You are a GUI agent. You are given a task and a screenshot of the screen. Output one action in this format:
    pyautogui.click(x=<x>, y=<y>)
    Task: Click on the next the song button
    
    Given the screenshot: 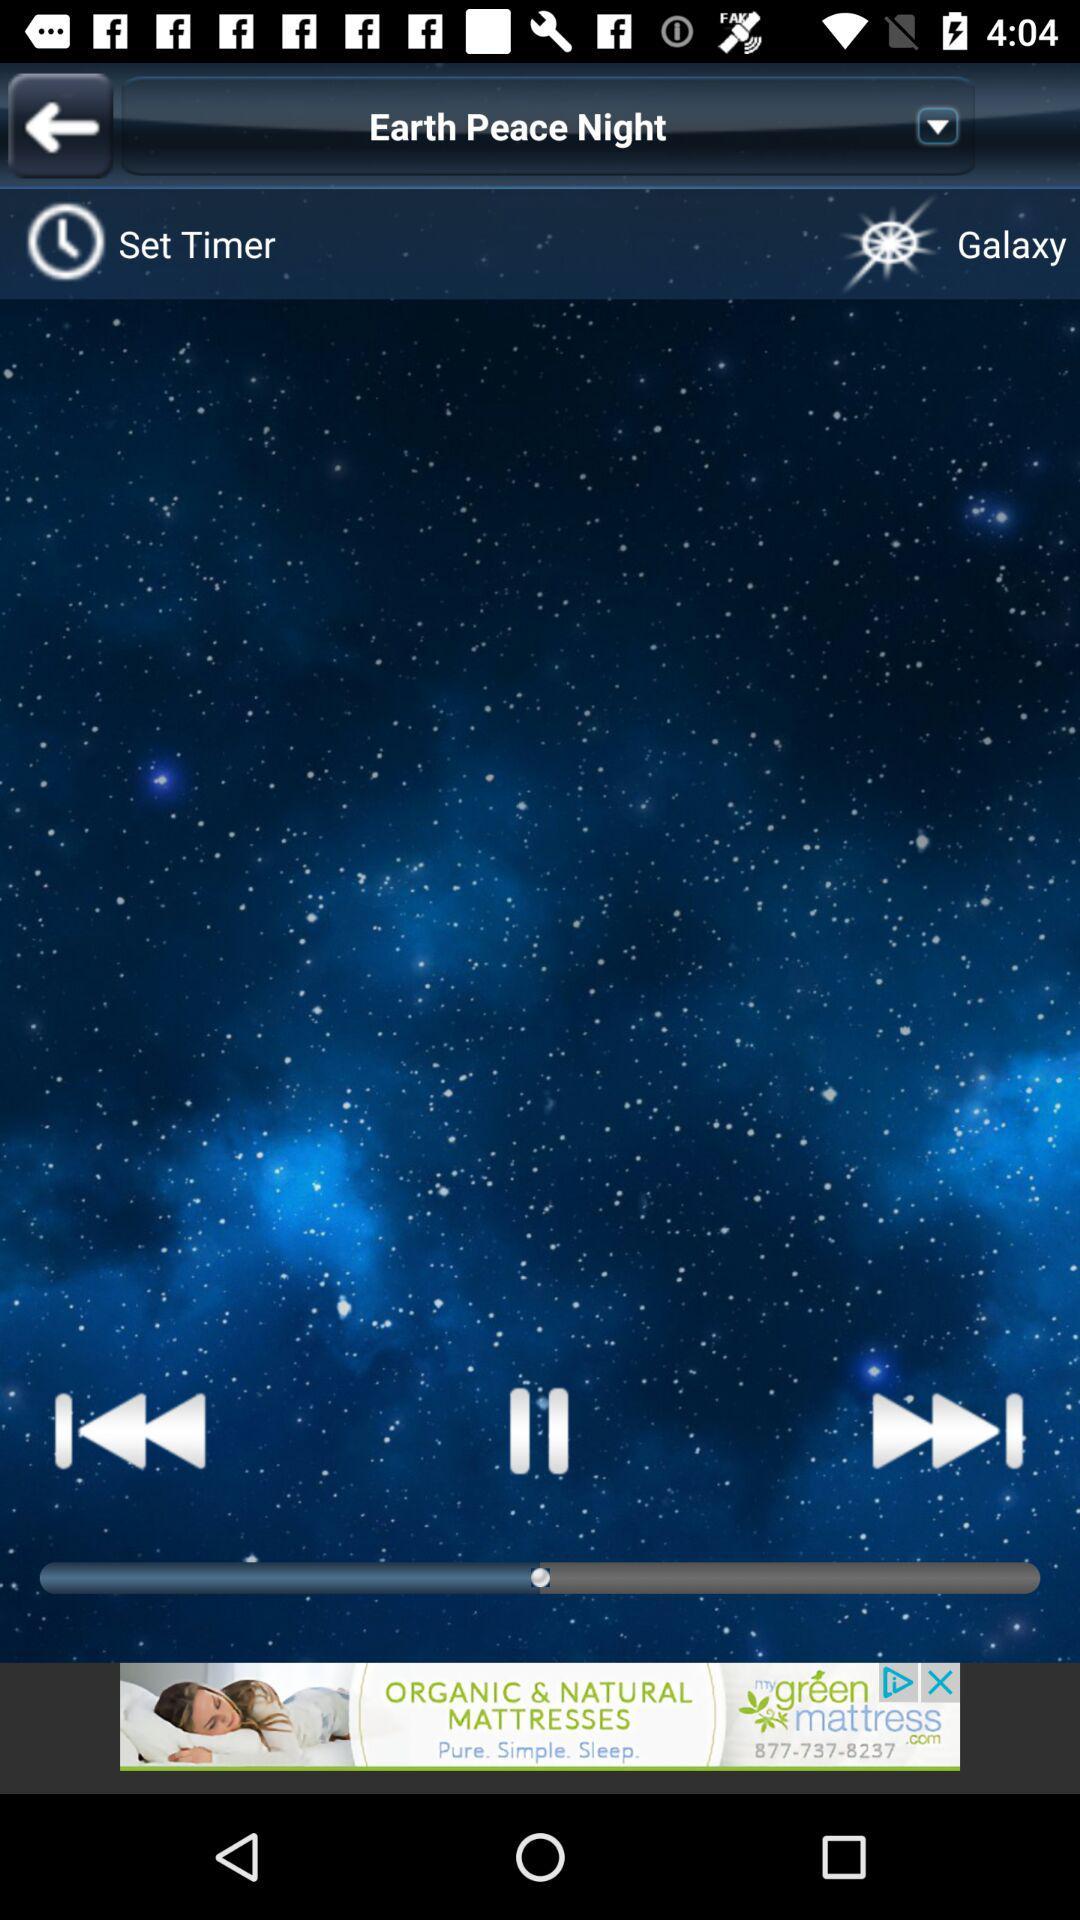 What is the action you would take?
    pyautogui.click(x=131, y=1429)
    